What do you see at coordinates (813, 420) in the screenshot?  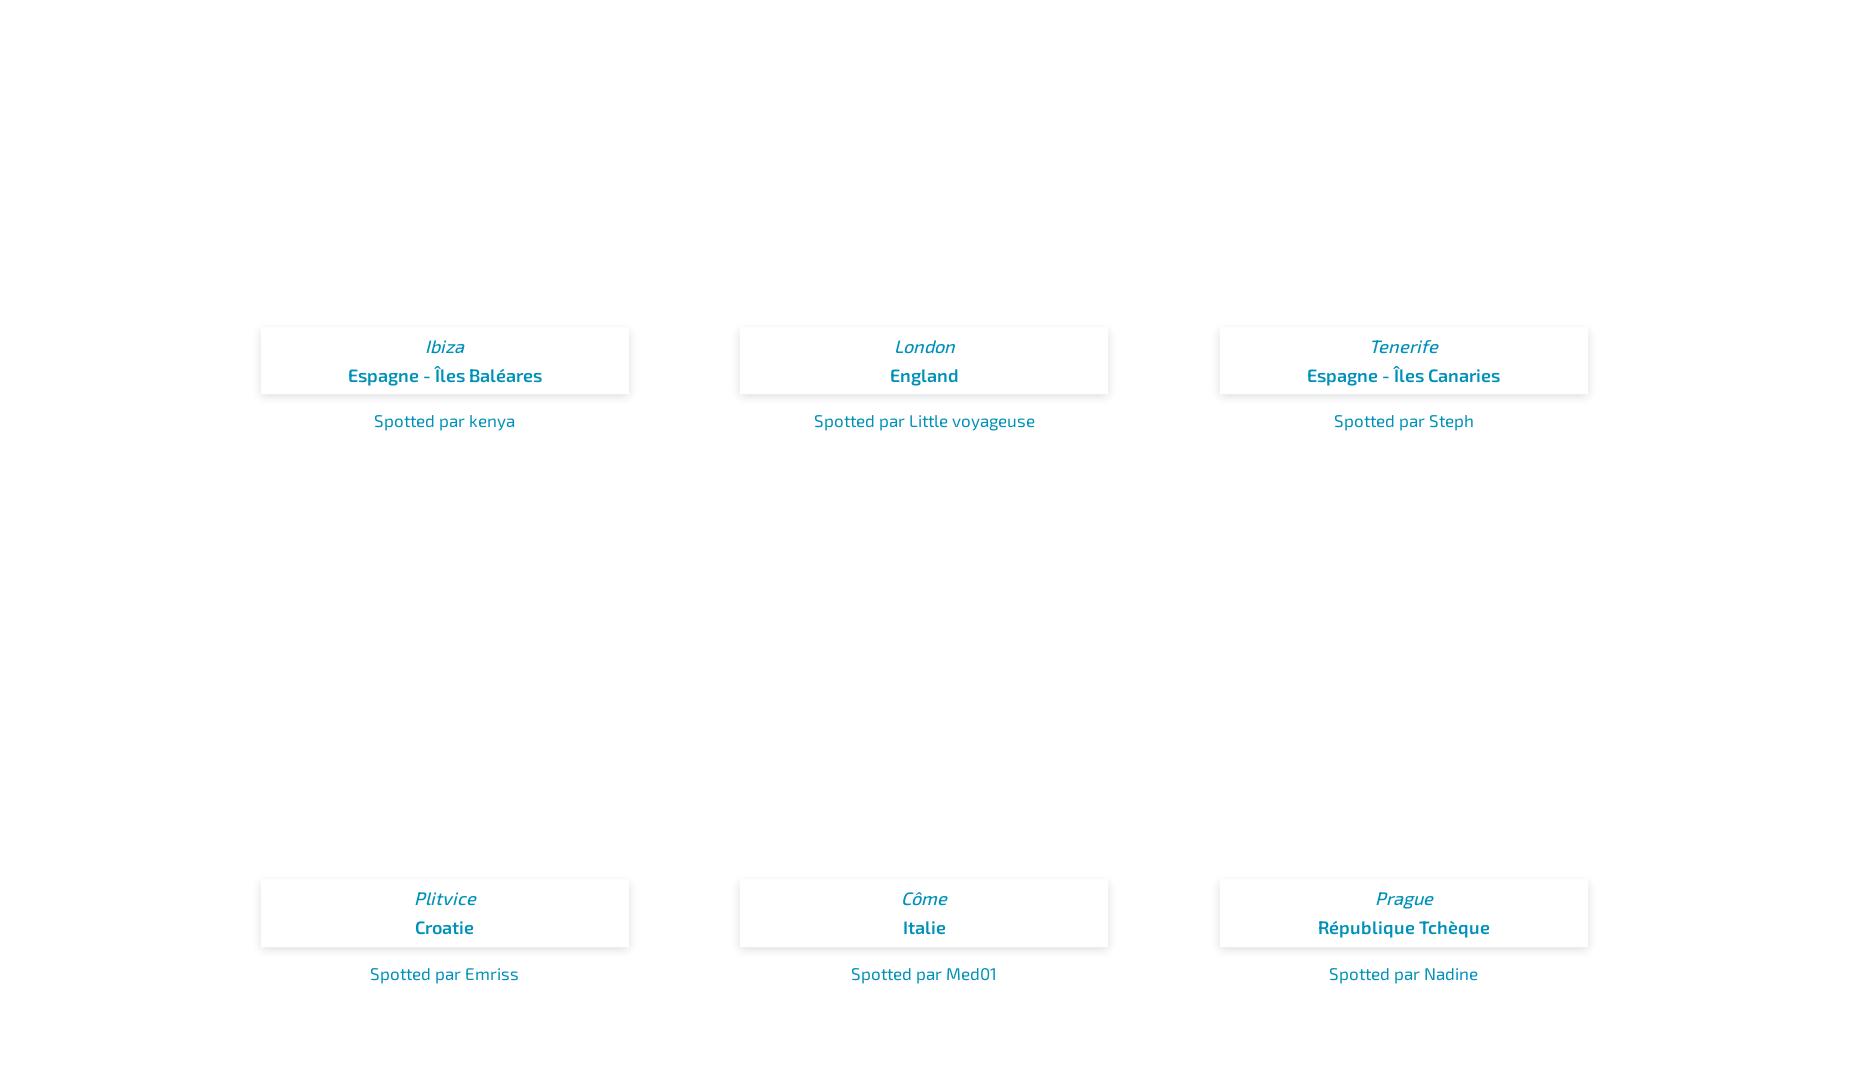 I see `'Spotted par Little voyageuse'` at bounding box center [813, 420].